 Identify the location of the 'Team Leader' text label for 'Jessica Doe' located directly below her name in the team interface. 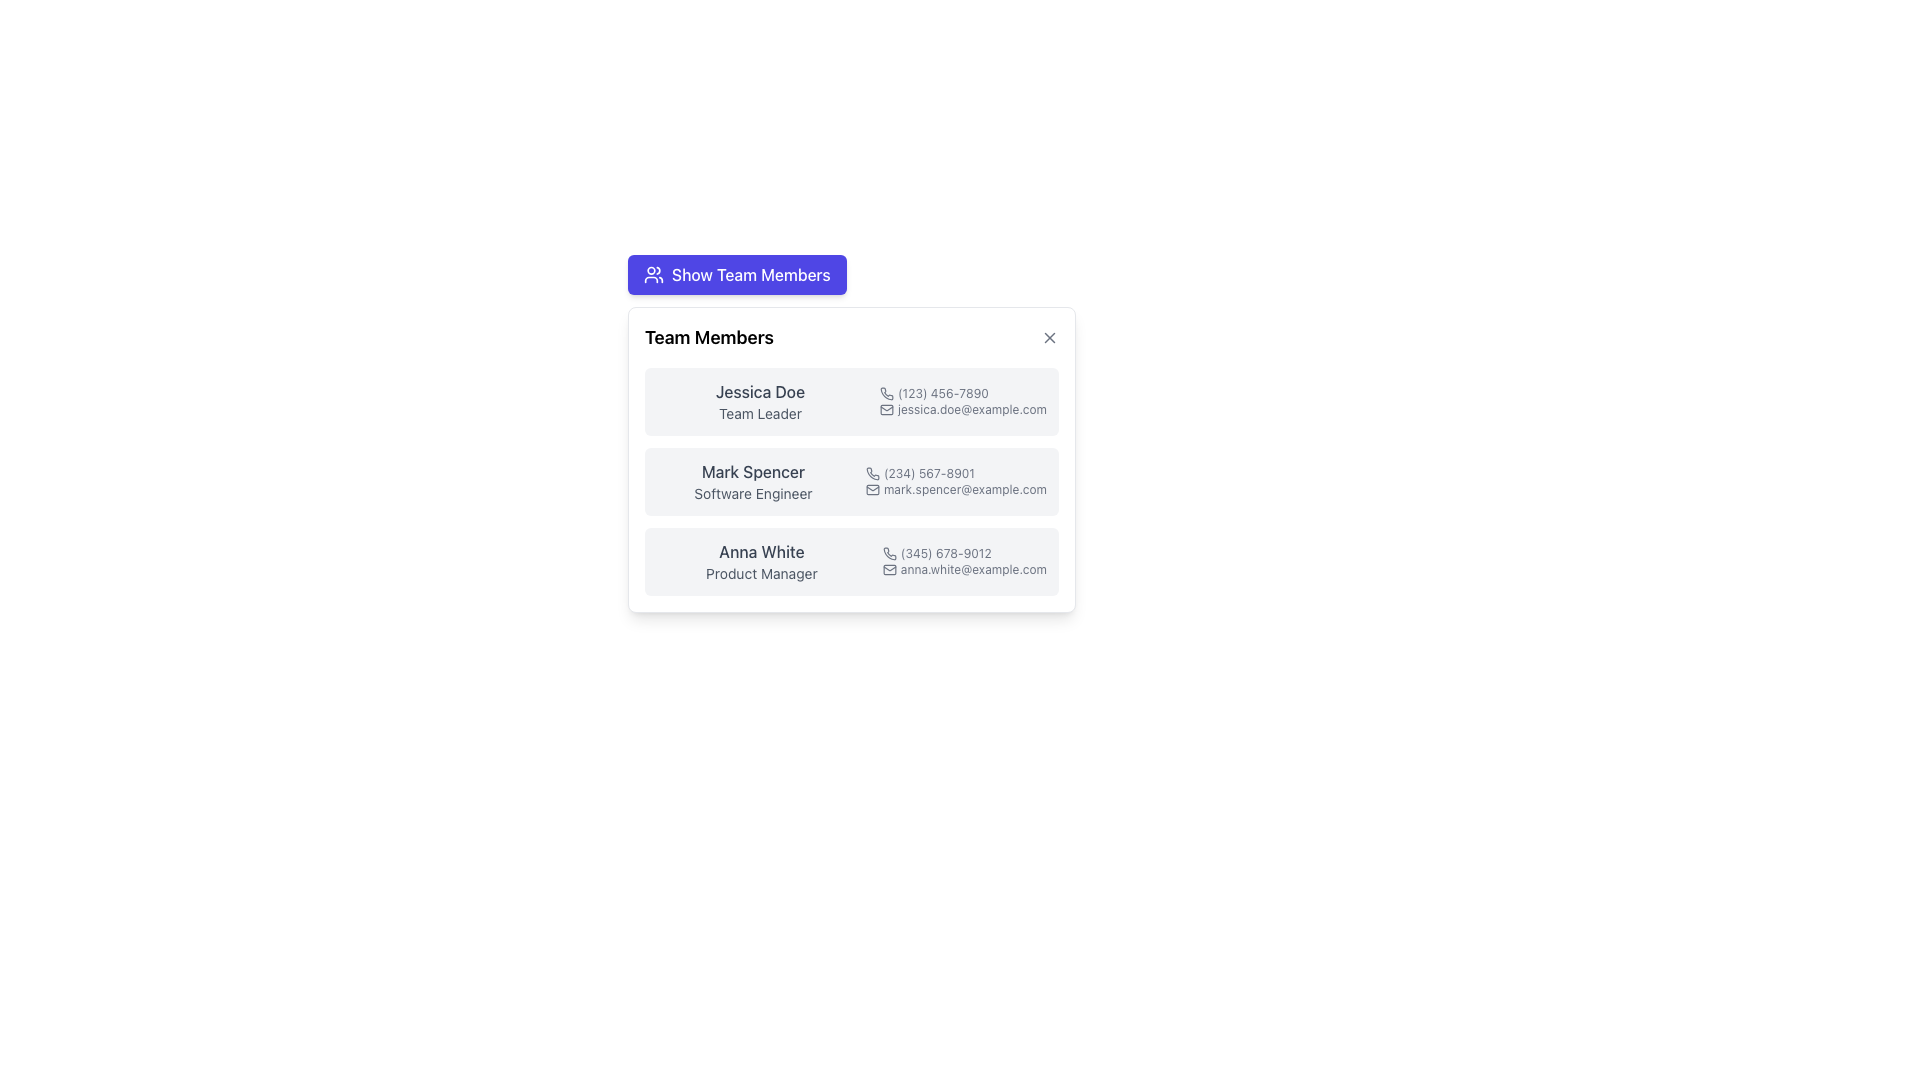
(759, 412).